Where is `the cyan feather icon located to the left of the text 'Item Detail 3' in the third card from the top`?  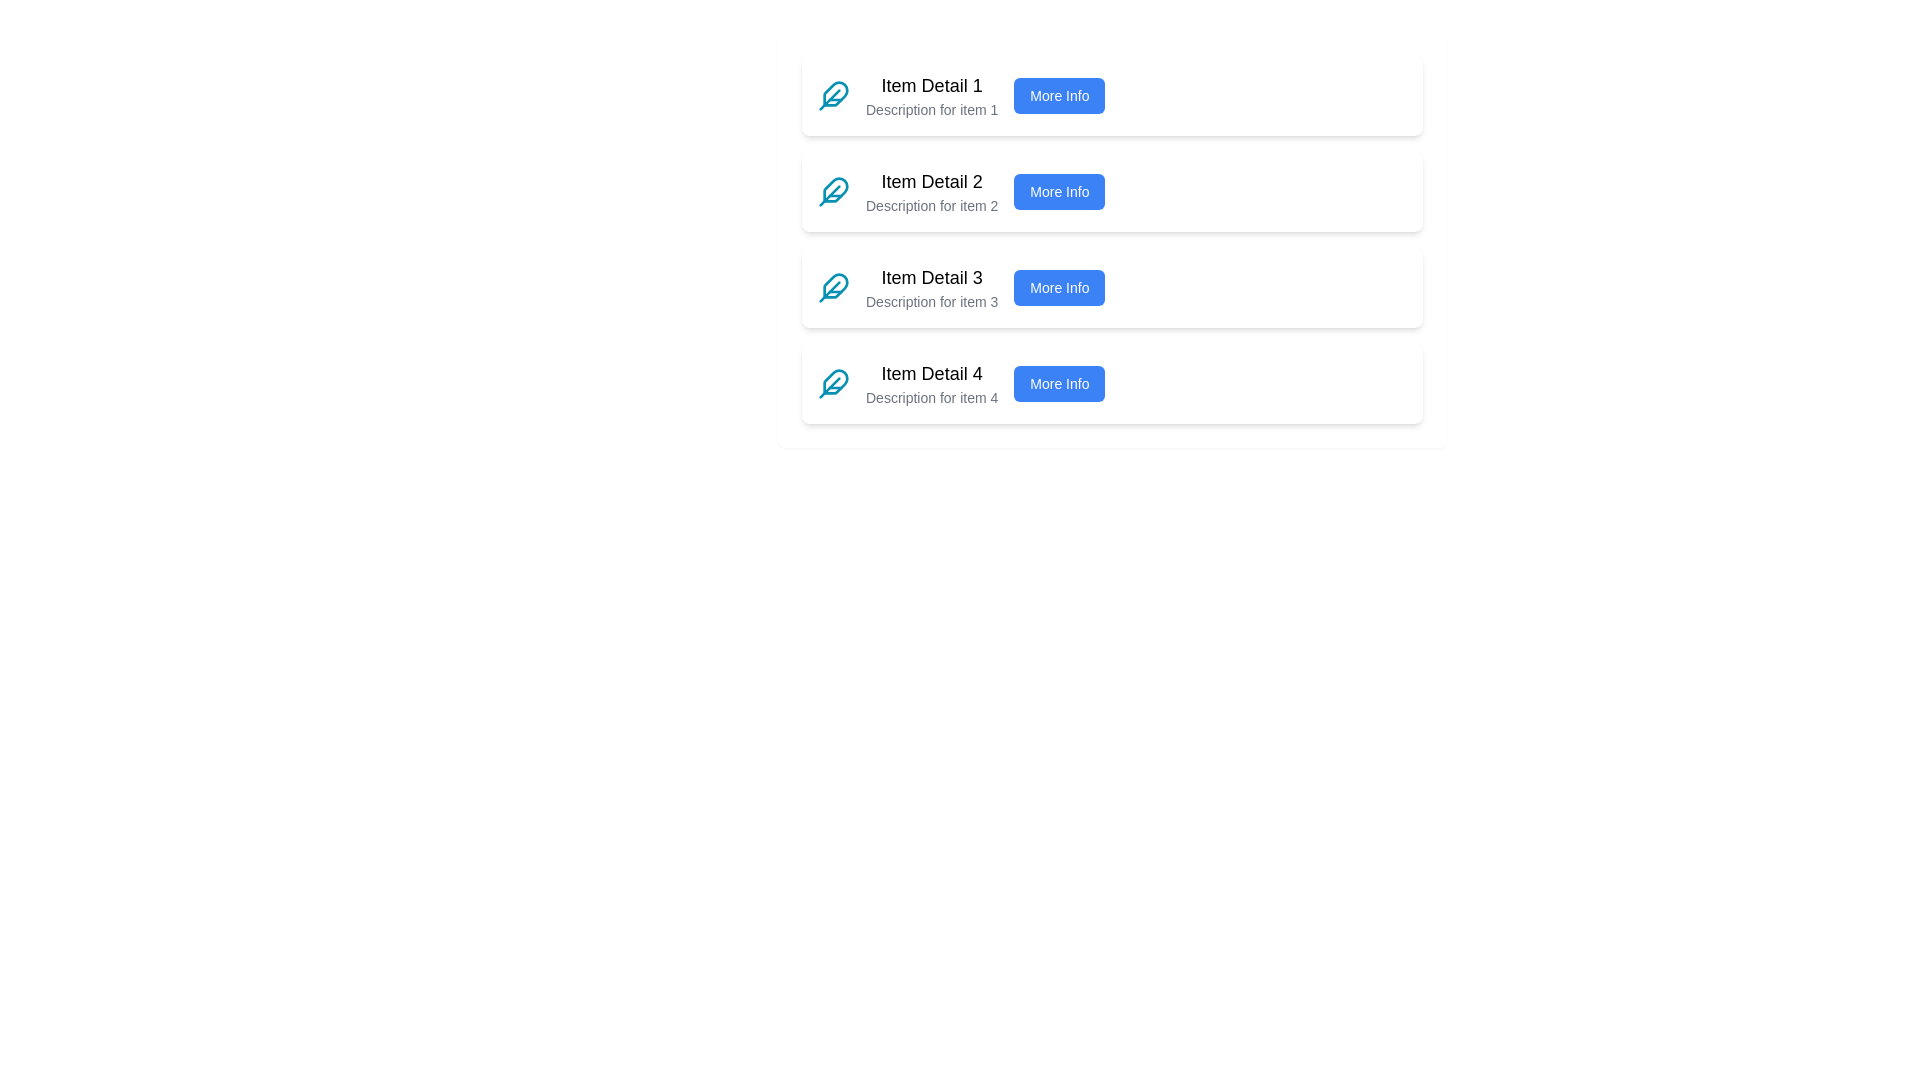
the cyan feather icon located to the left of the text 'Item Detail 3' in the third card from the top is located at coordinates (834, 288).